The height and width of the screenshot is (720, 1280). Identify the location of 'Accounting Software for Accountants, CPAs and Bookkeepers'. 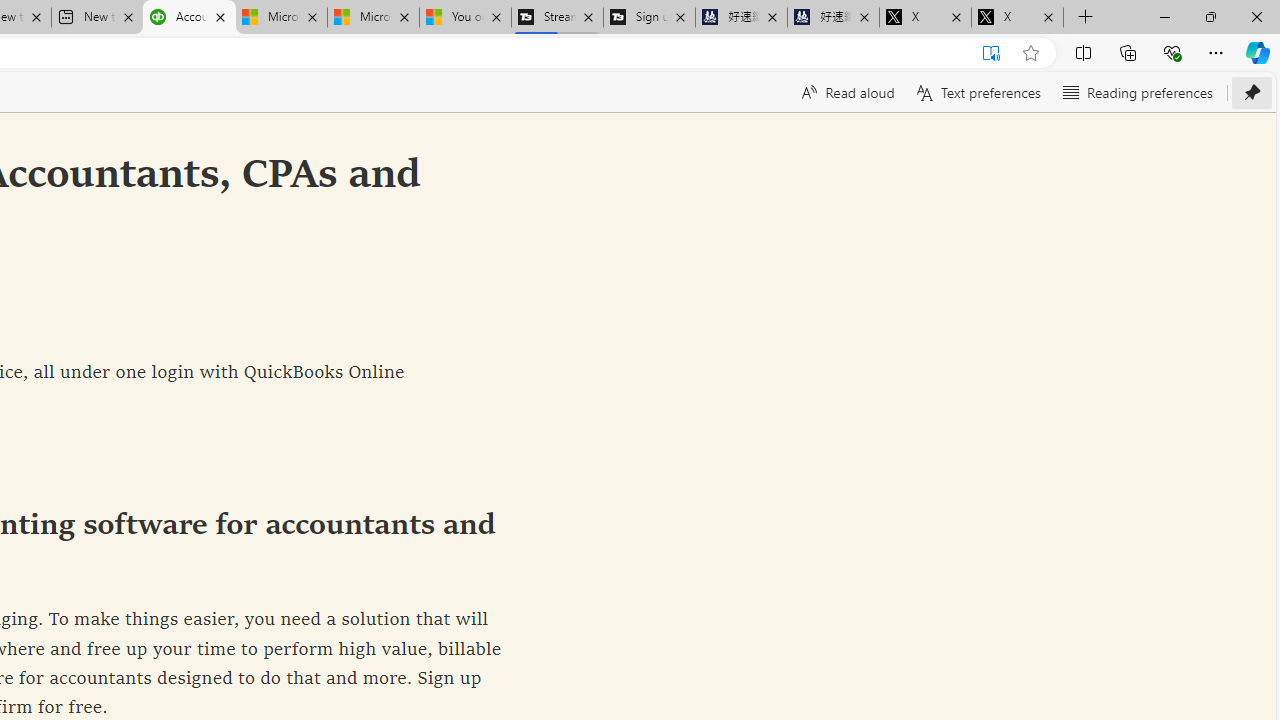
(189, 17).